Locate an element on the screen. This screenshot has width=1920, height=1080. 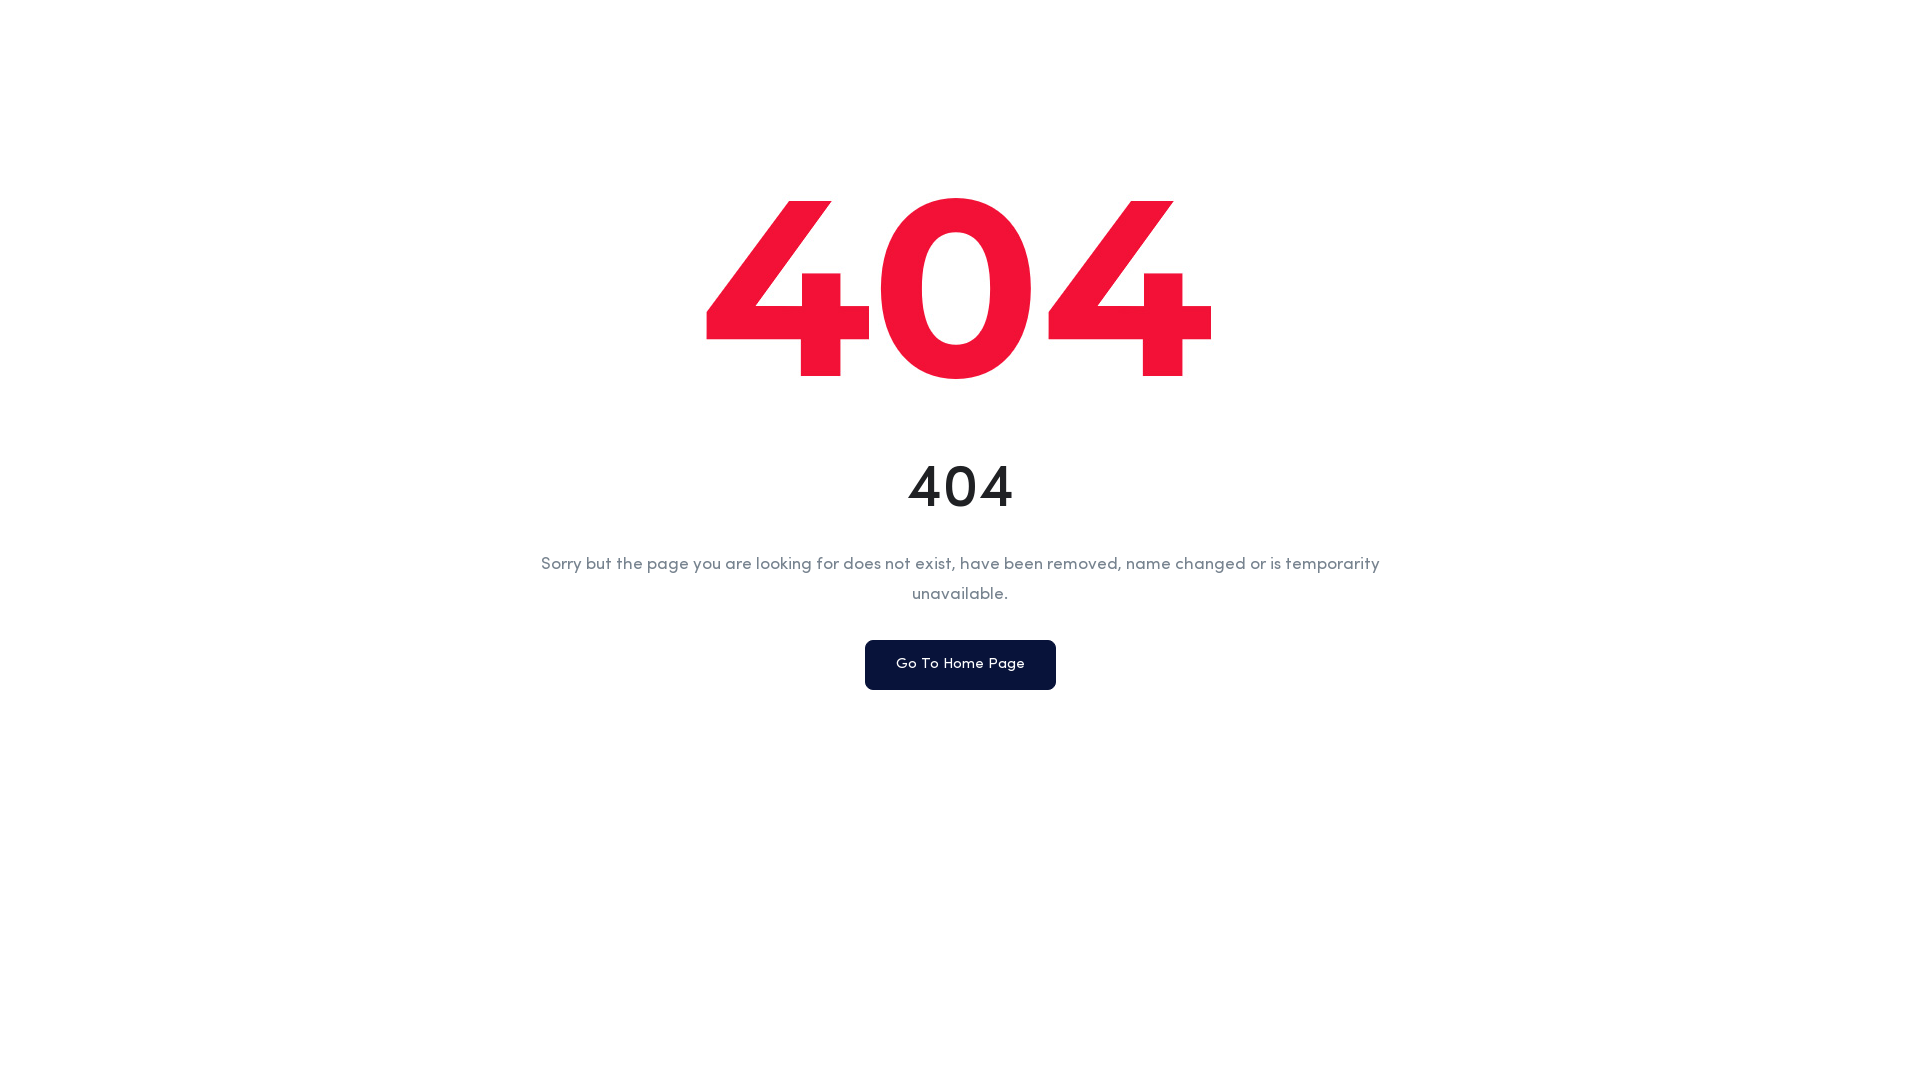
'Go To Home Page' is located at coordinates (864, 664).